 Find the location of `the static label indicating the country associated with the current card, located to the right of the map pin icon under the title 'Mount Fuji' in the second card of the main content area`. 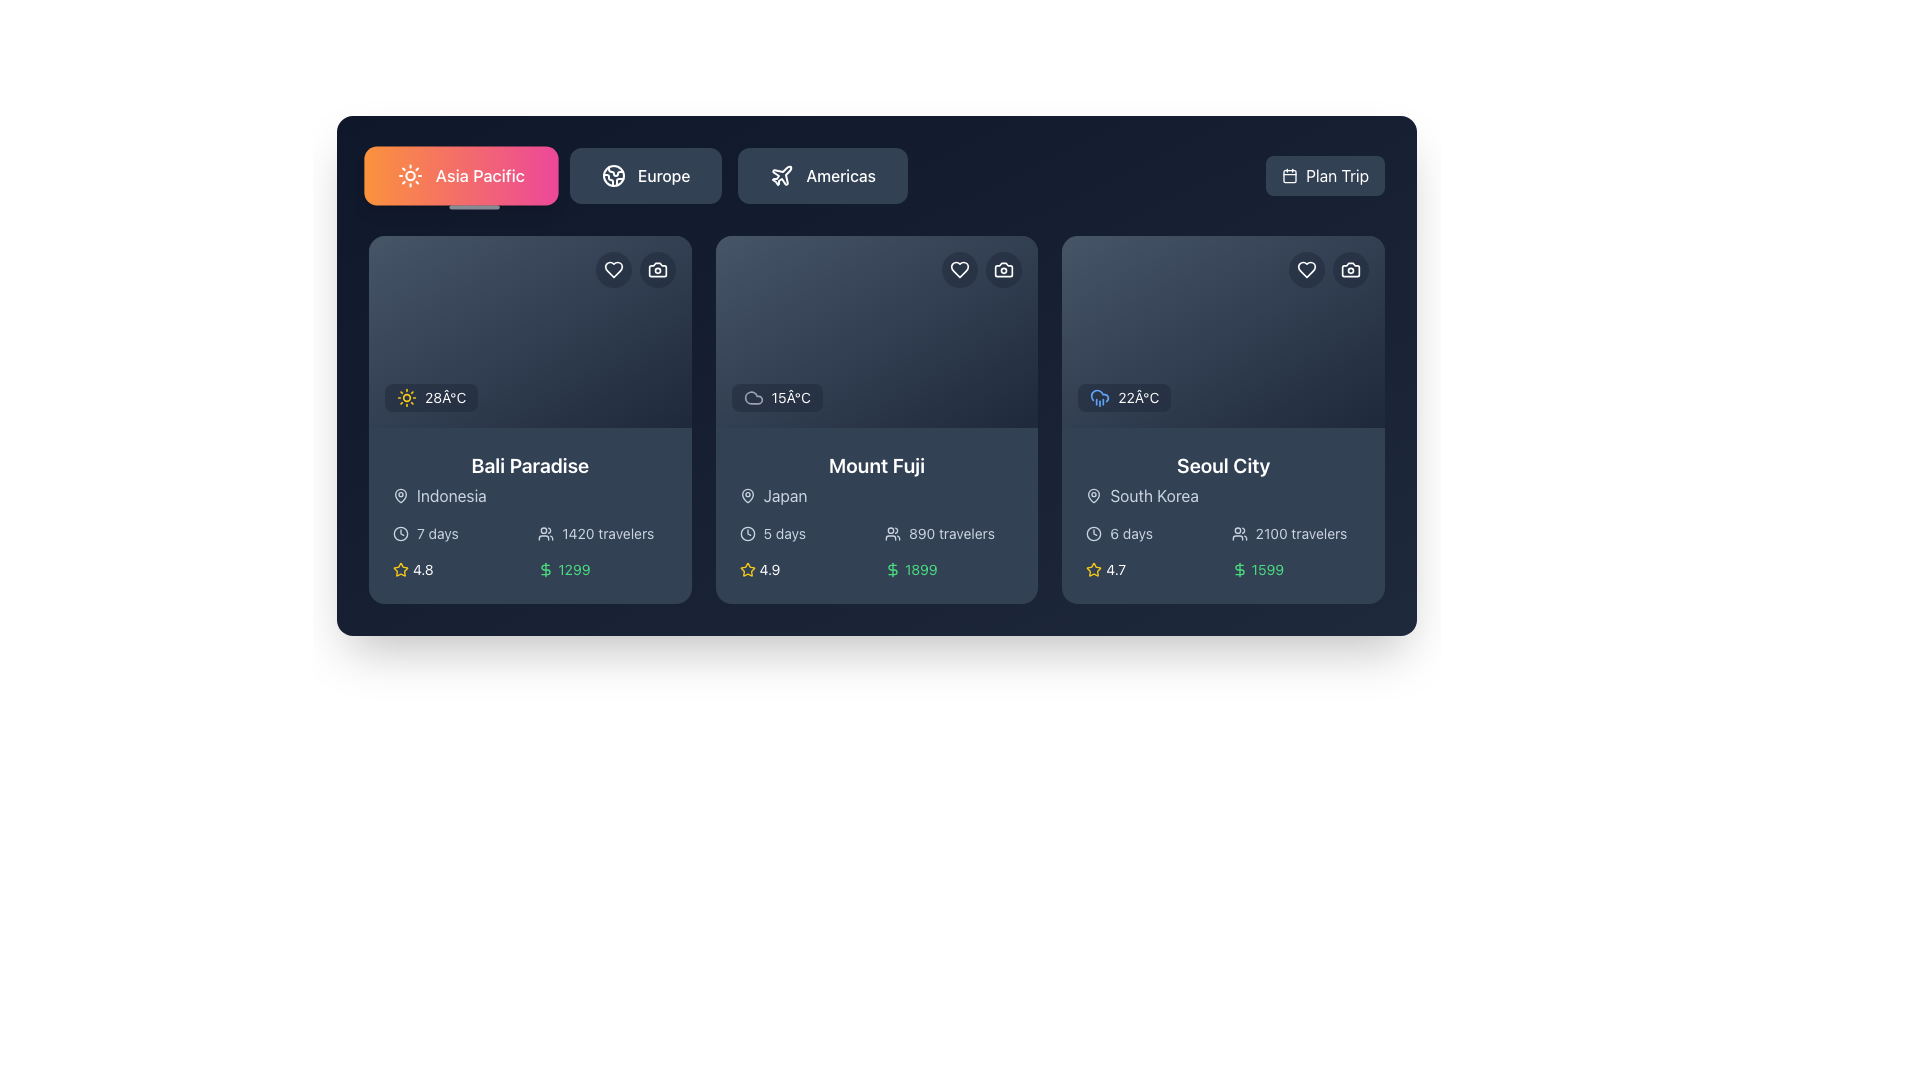

the static label indicating the country associated with the current card, located to the right of the map pin icon under the title 'Mount Fuji' in the second card of the main content area is located at coordinates (784, 495).